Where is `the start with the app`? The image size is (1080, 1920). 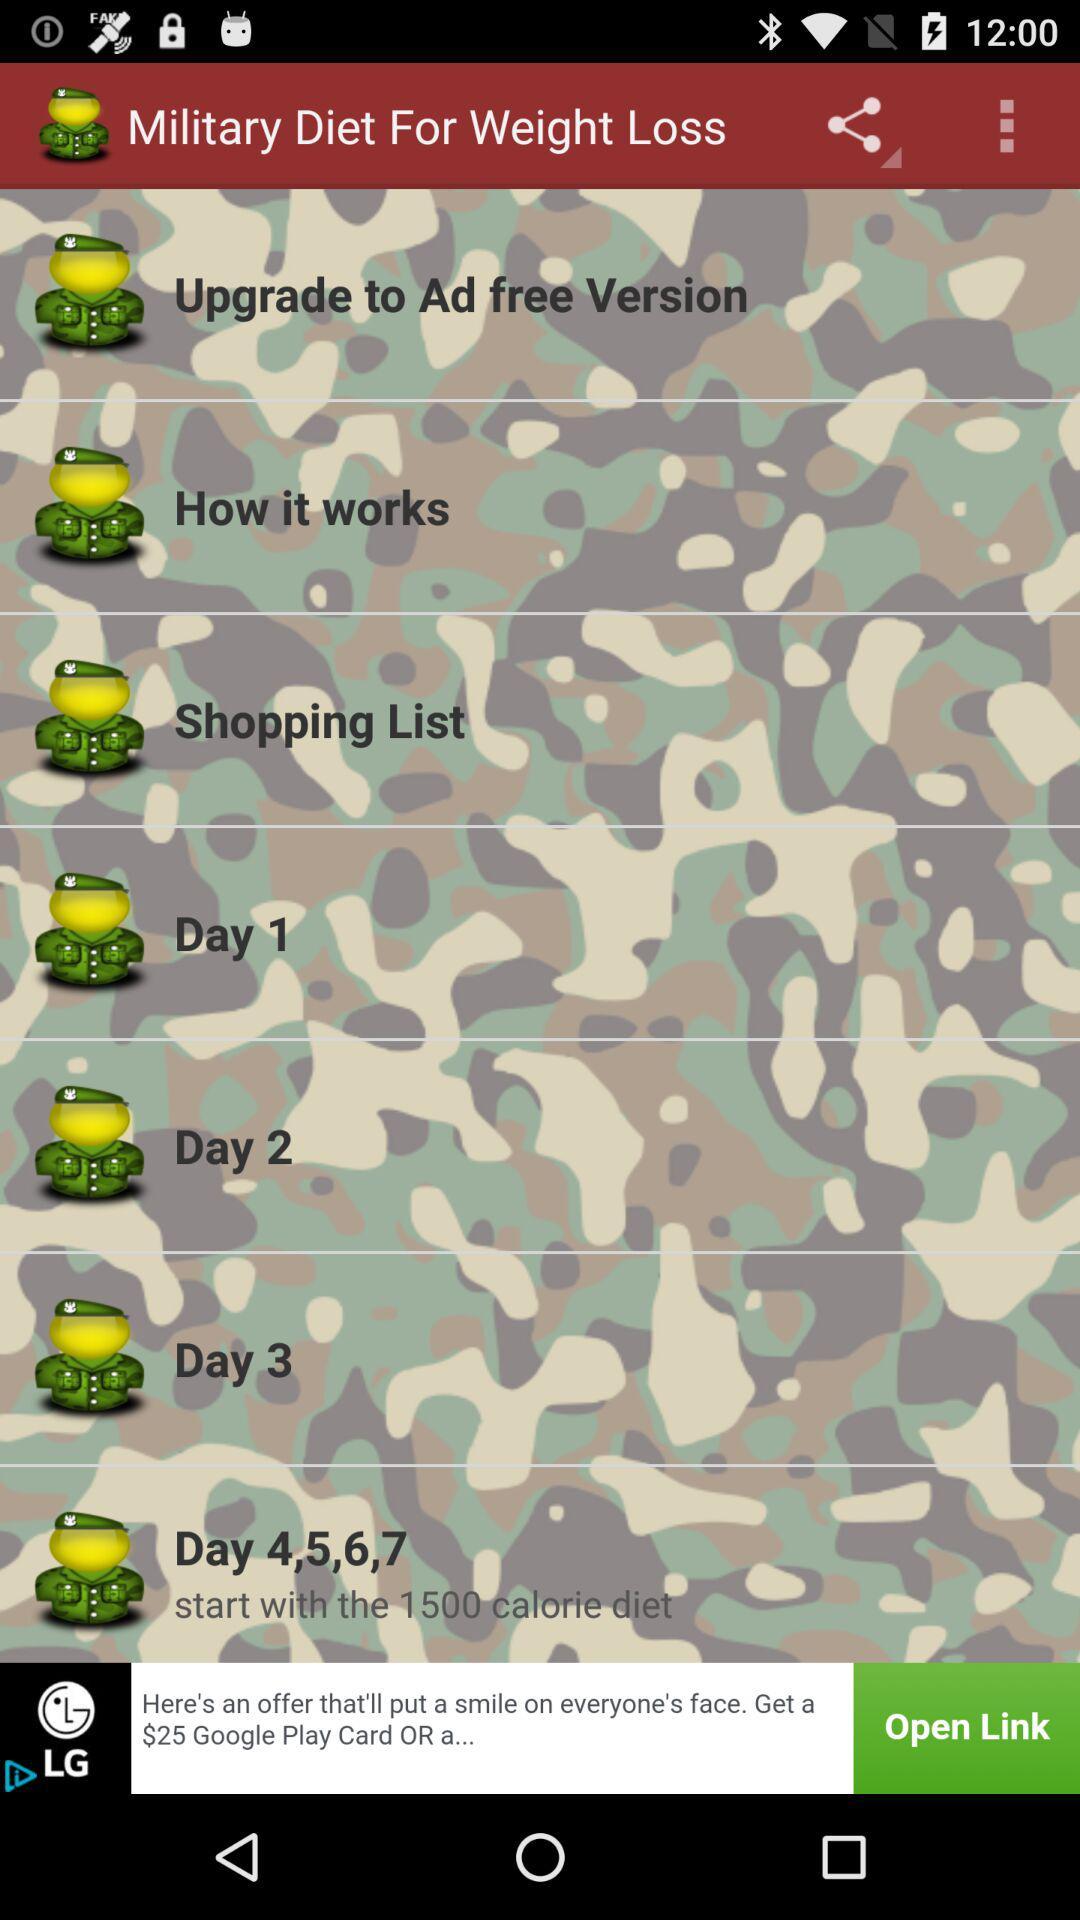 the start with the app is located at coordinates (613, 1603).